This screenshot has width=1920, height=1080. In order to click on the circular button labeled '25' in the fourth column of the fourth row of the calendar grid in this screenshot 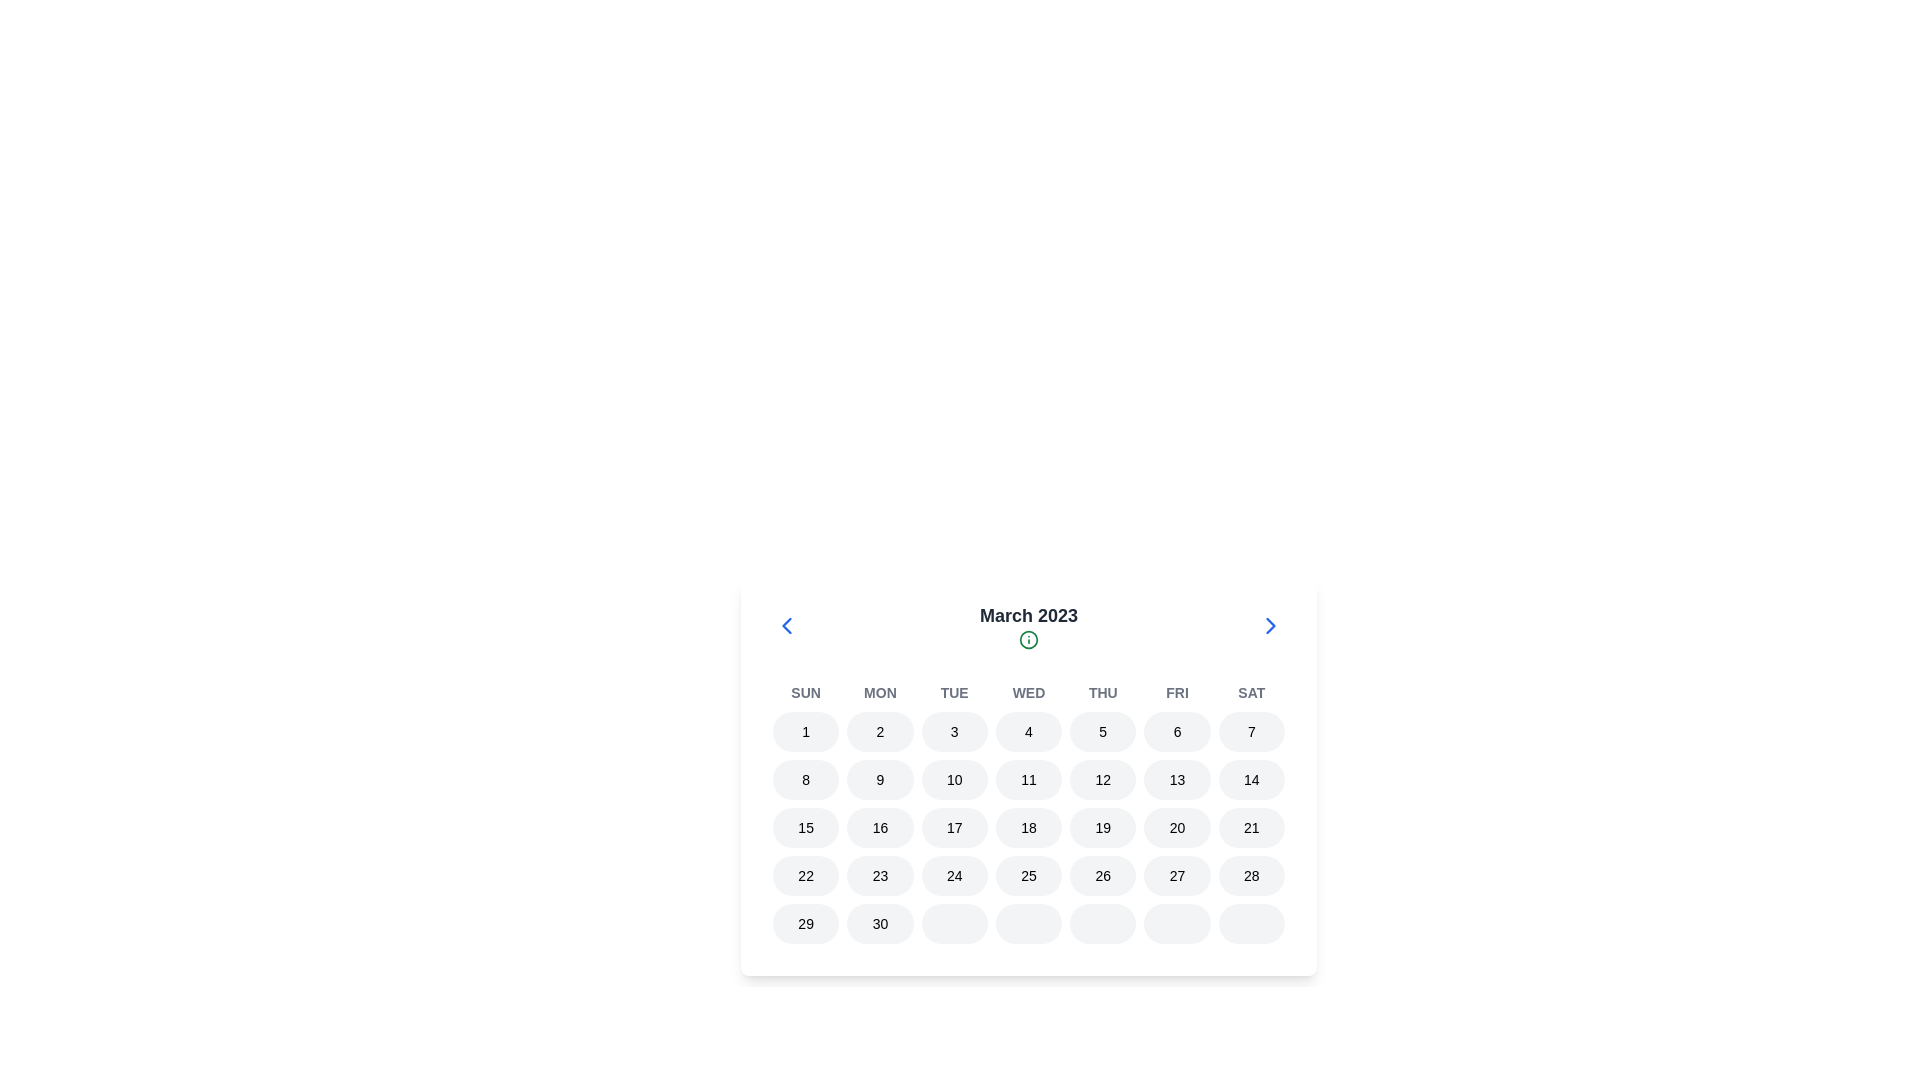, I will do `click(1028, 874)`.